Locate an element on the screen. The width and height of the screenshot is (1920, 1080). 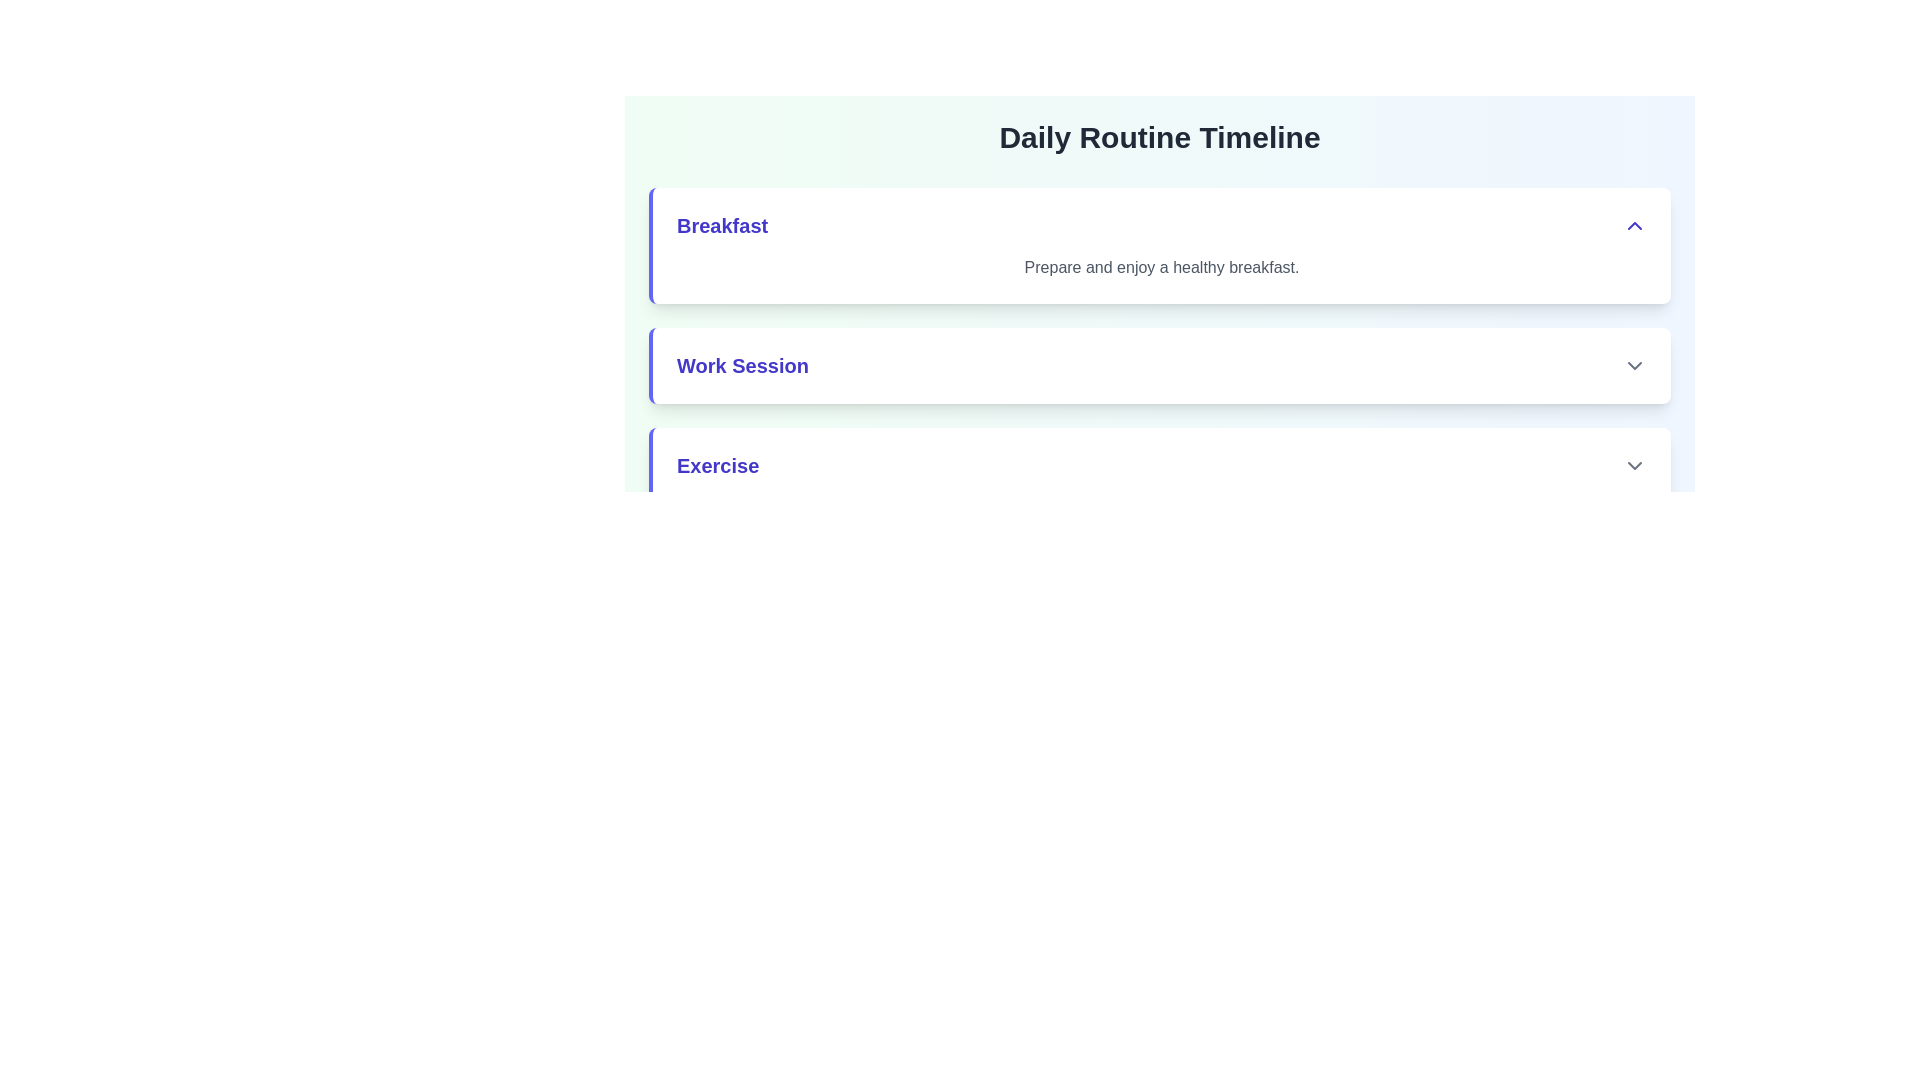
text 'Daily Routine Timeline' from the header element styled in large, bold dark gray font, located at the top of the section is located at coordinates (1160, 137).